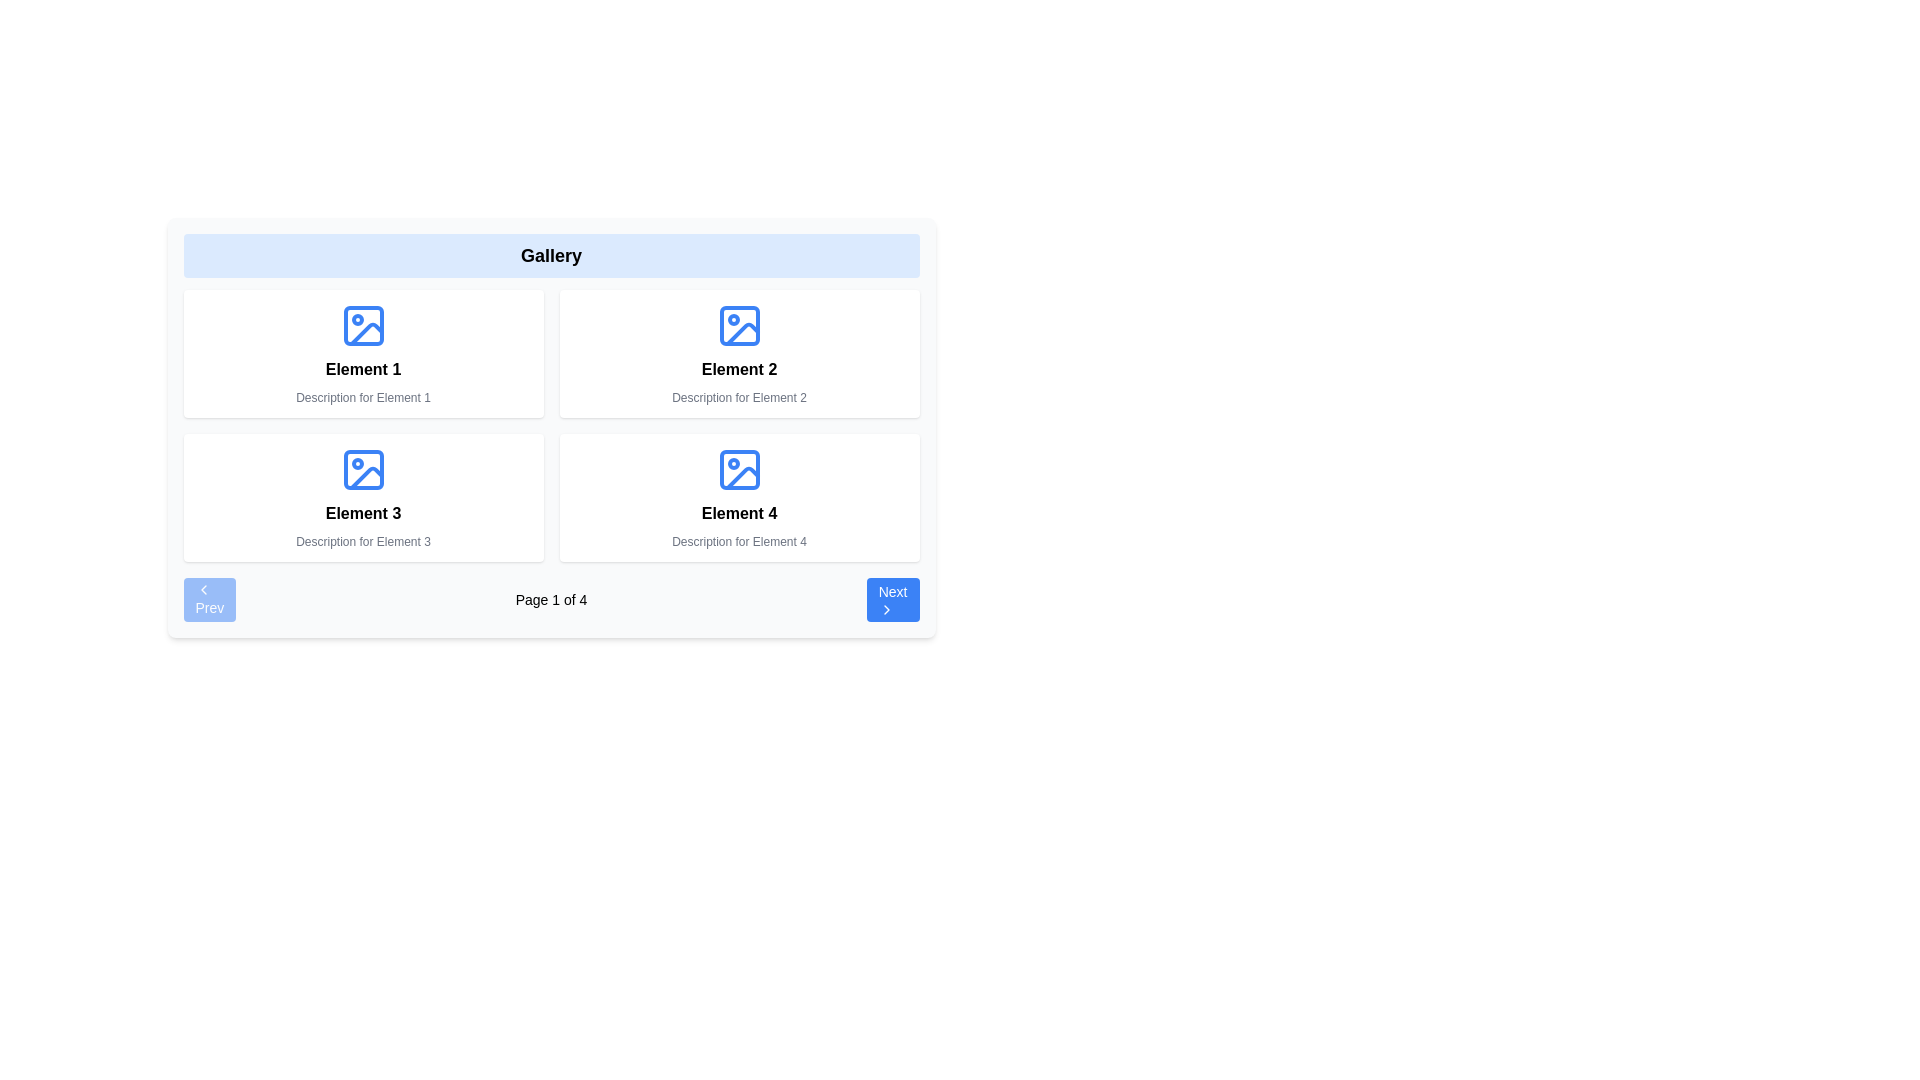  Describe the element at coordinates (738, 325) in the screenshot. I see `the background rectangle within the image icon located in the upper right section of the grid under 'Gallery'` at that location.